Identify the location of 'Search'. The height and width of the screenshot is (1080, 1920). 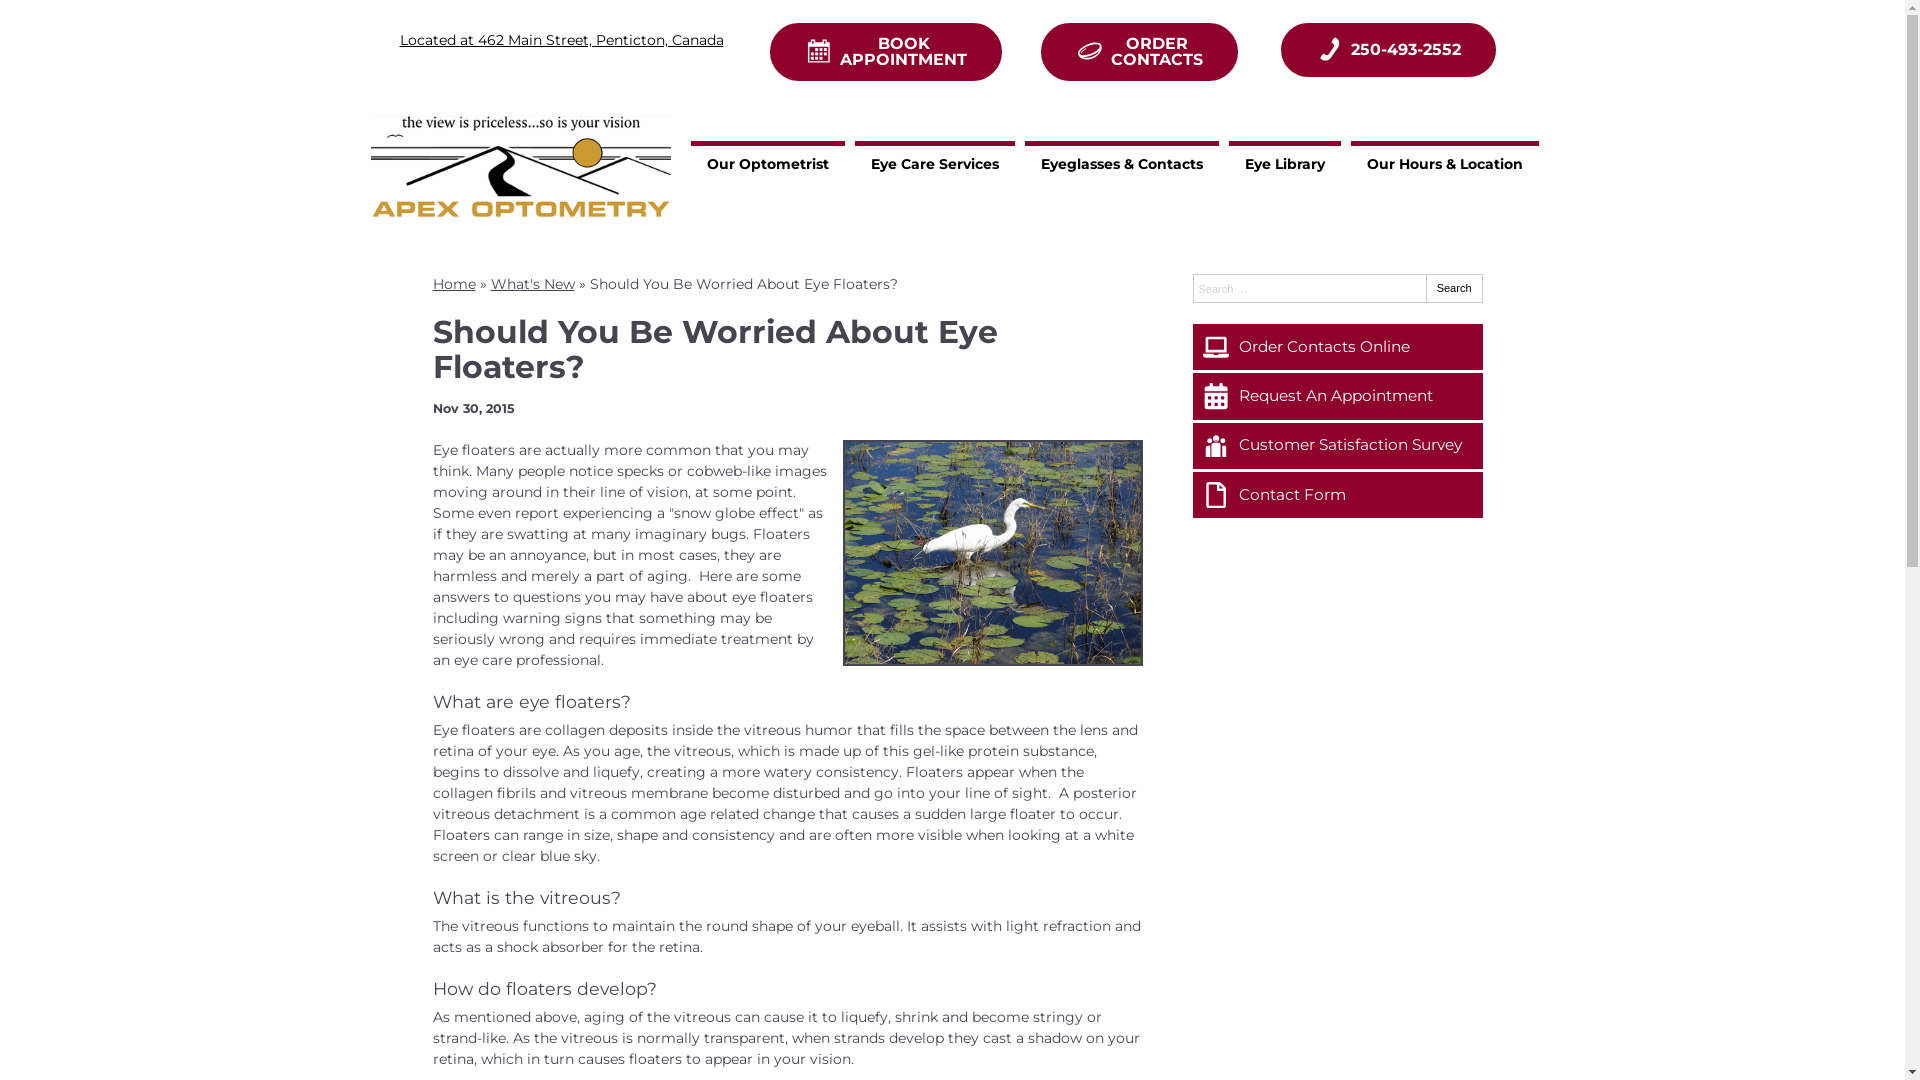
(1454, 288).